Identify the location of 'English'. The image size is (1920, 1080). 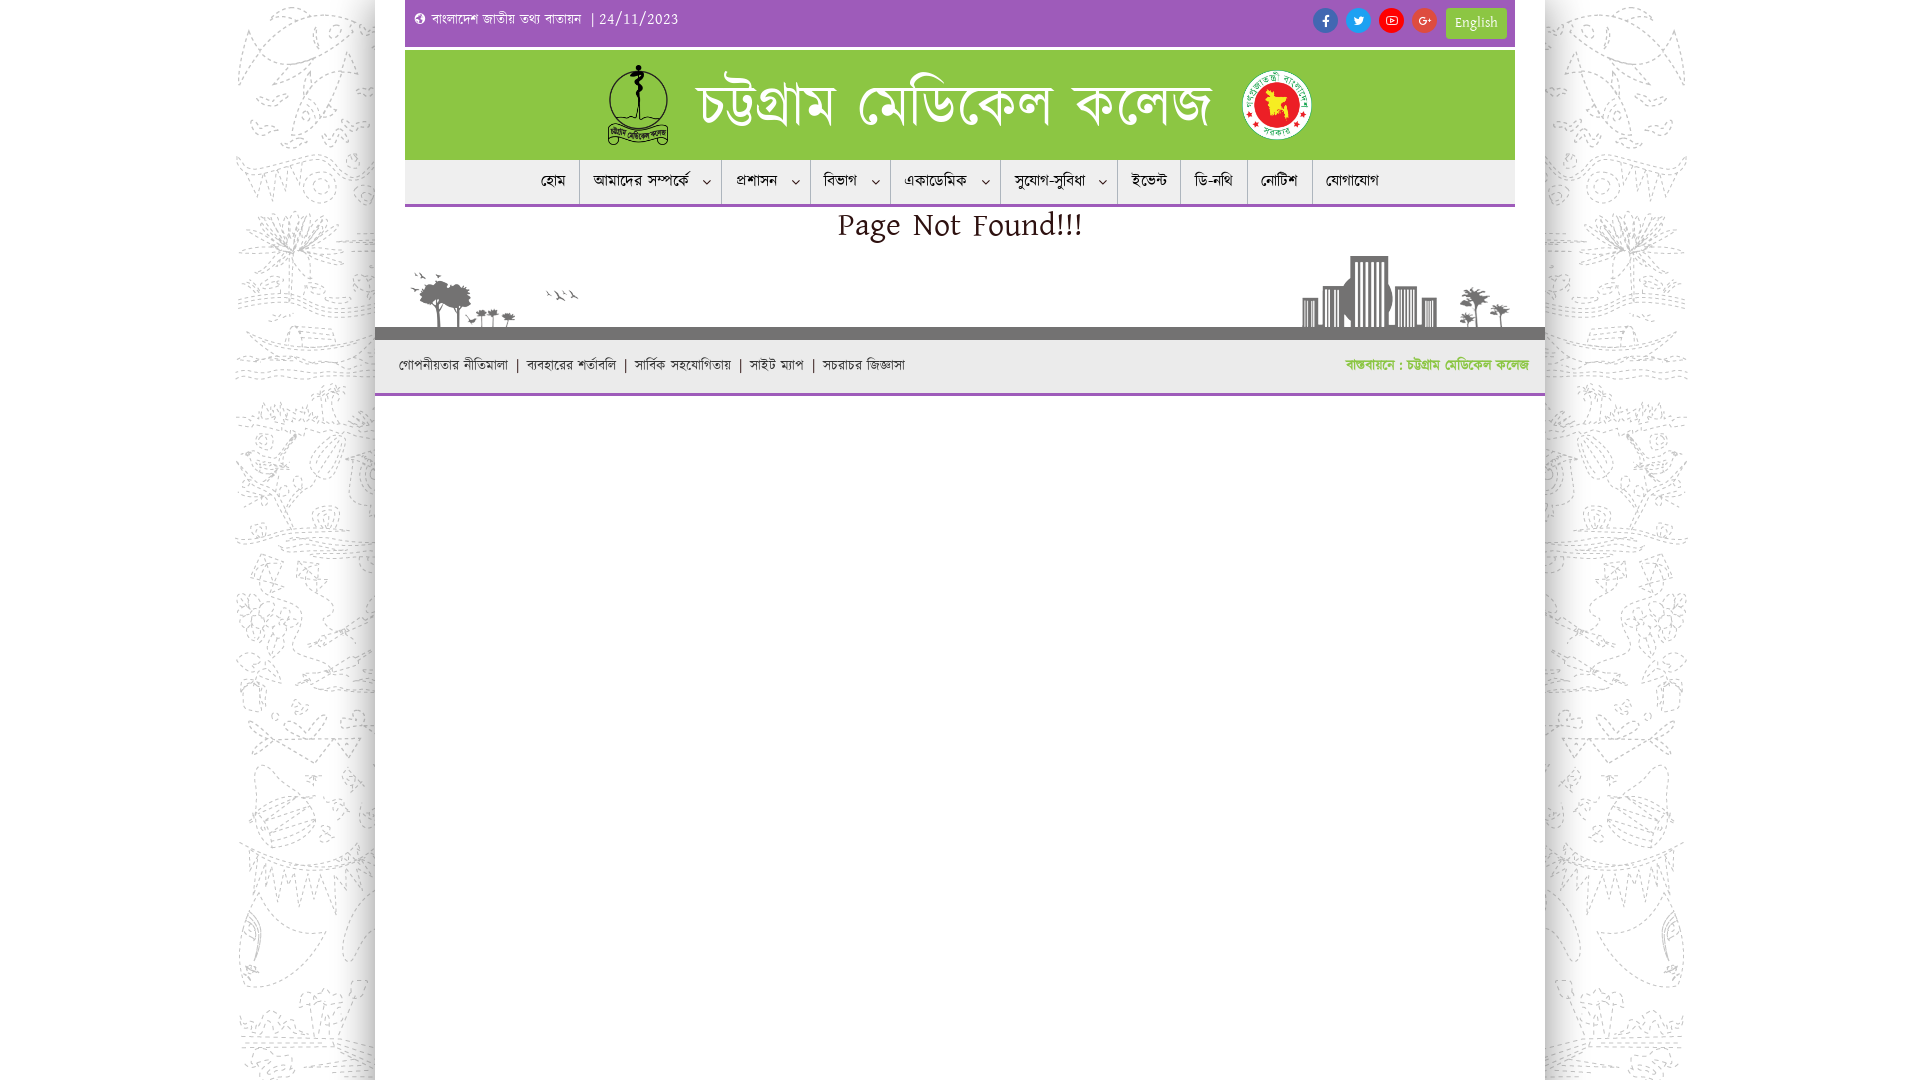
(1476, 23).